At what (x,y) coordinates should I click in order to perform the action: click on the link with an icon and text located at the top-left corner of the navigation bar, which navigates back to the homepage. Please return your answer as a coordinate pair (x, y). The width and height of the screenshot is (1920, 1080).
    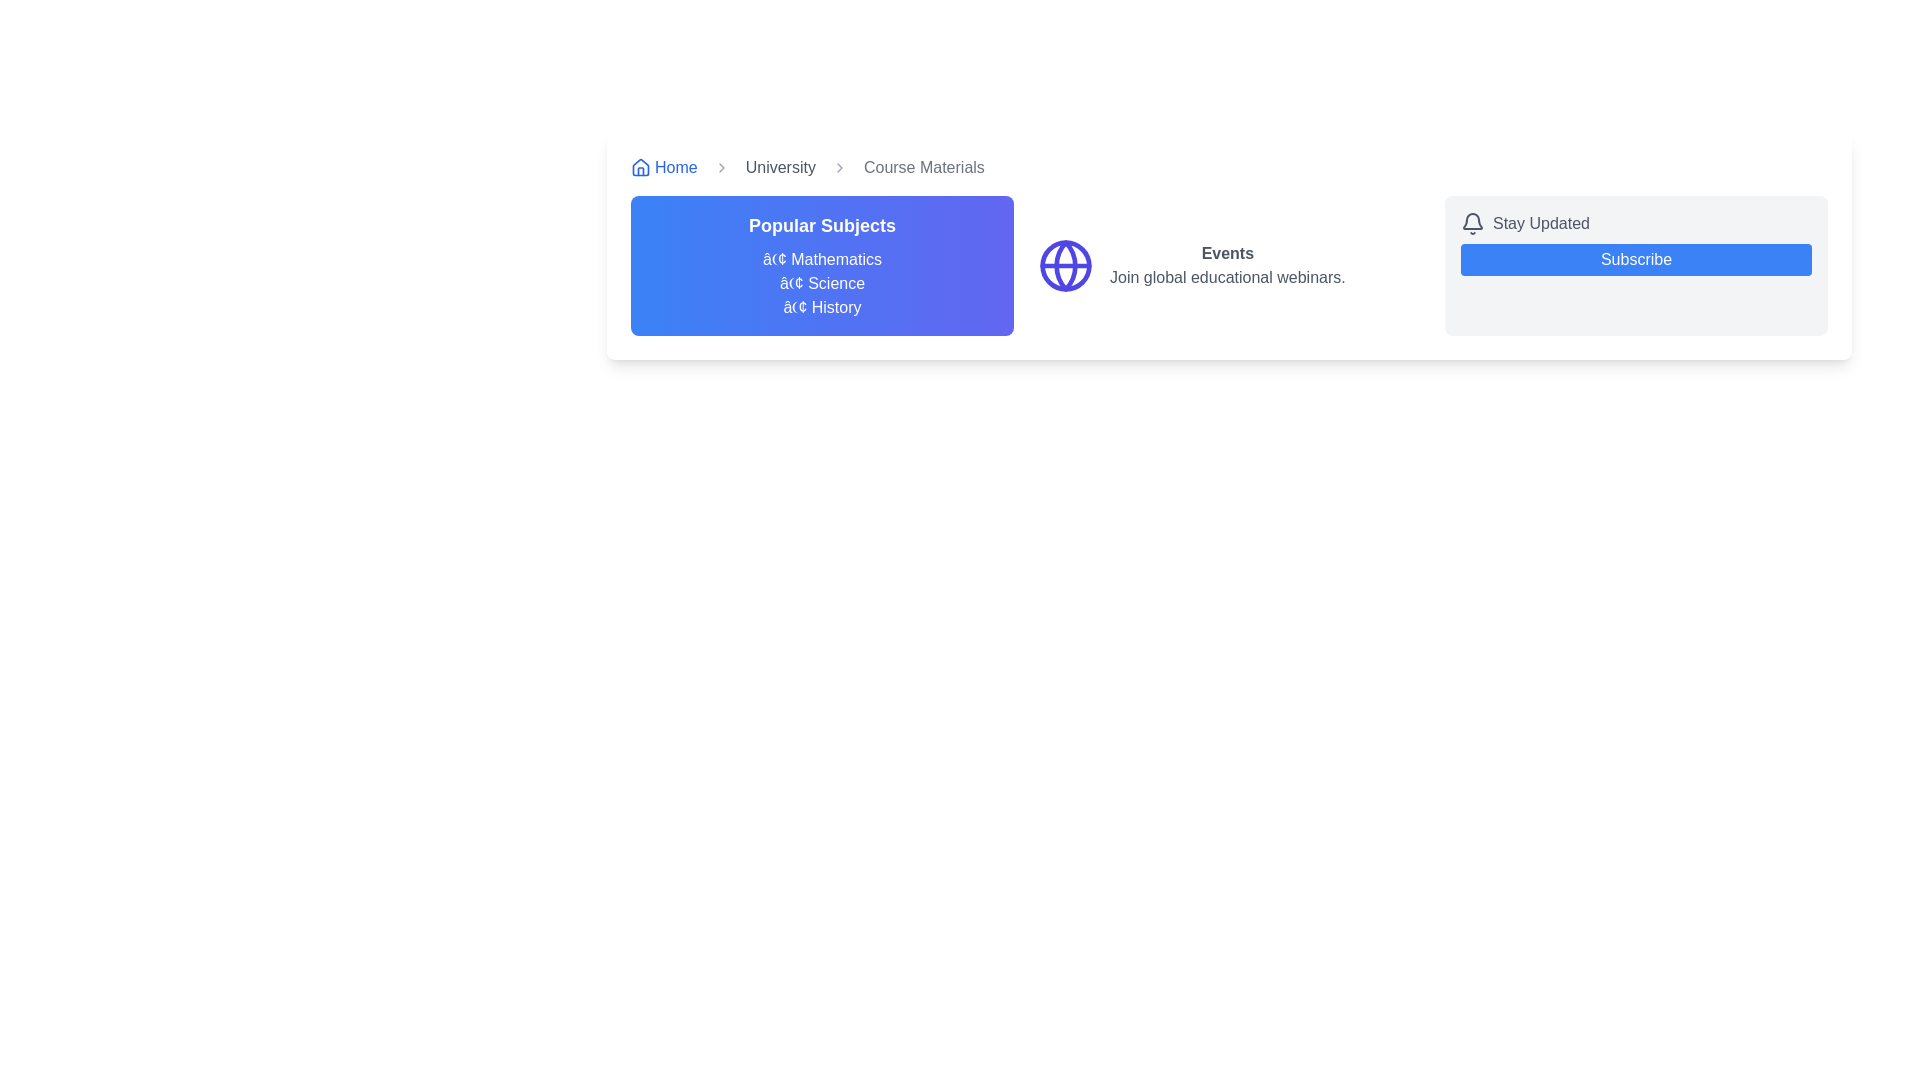
    Looking at the image, I should click on (664, 167).